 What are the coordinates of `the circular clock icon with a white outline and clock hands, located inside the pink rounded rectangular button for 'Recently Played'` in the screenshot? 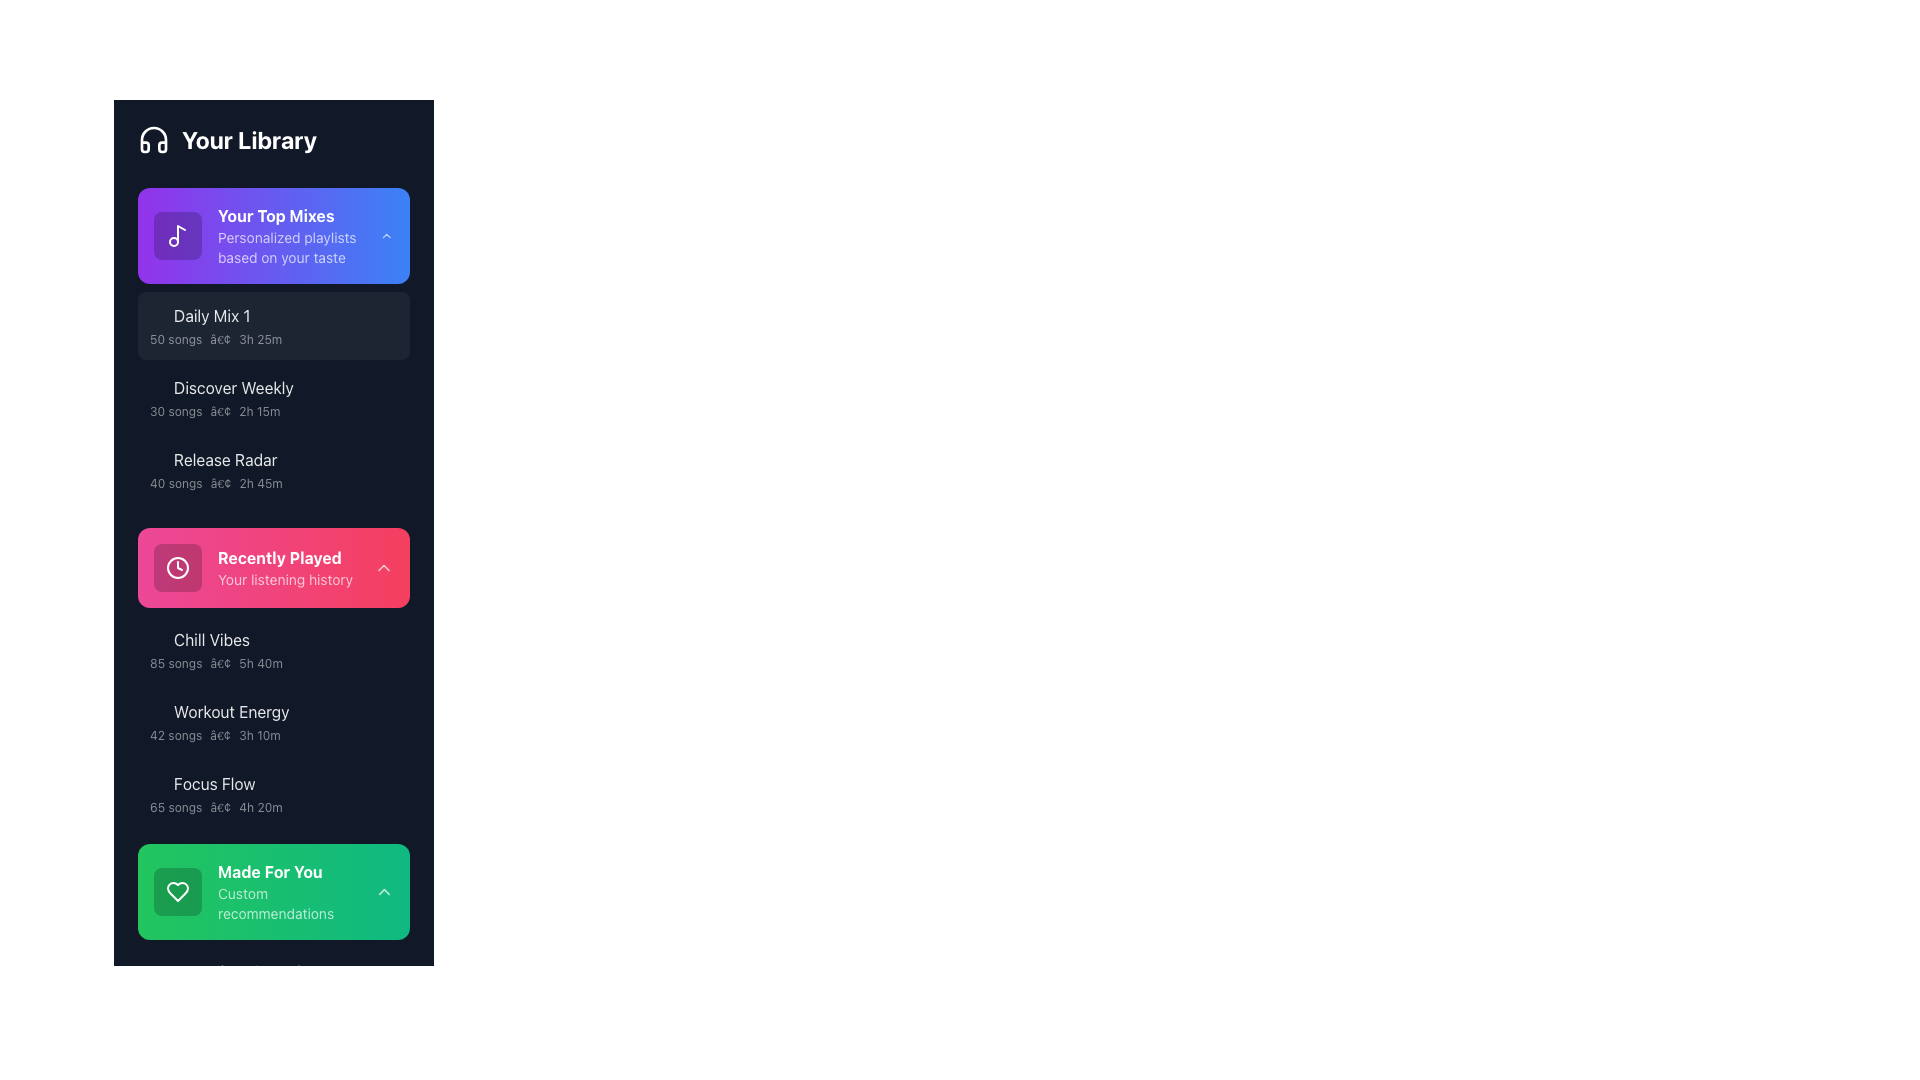 It's located at (177, 567).